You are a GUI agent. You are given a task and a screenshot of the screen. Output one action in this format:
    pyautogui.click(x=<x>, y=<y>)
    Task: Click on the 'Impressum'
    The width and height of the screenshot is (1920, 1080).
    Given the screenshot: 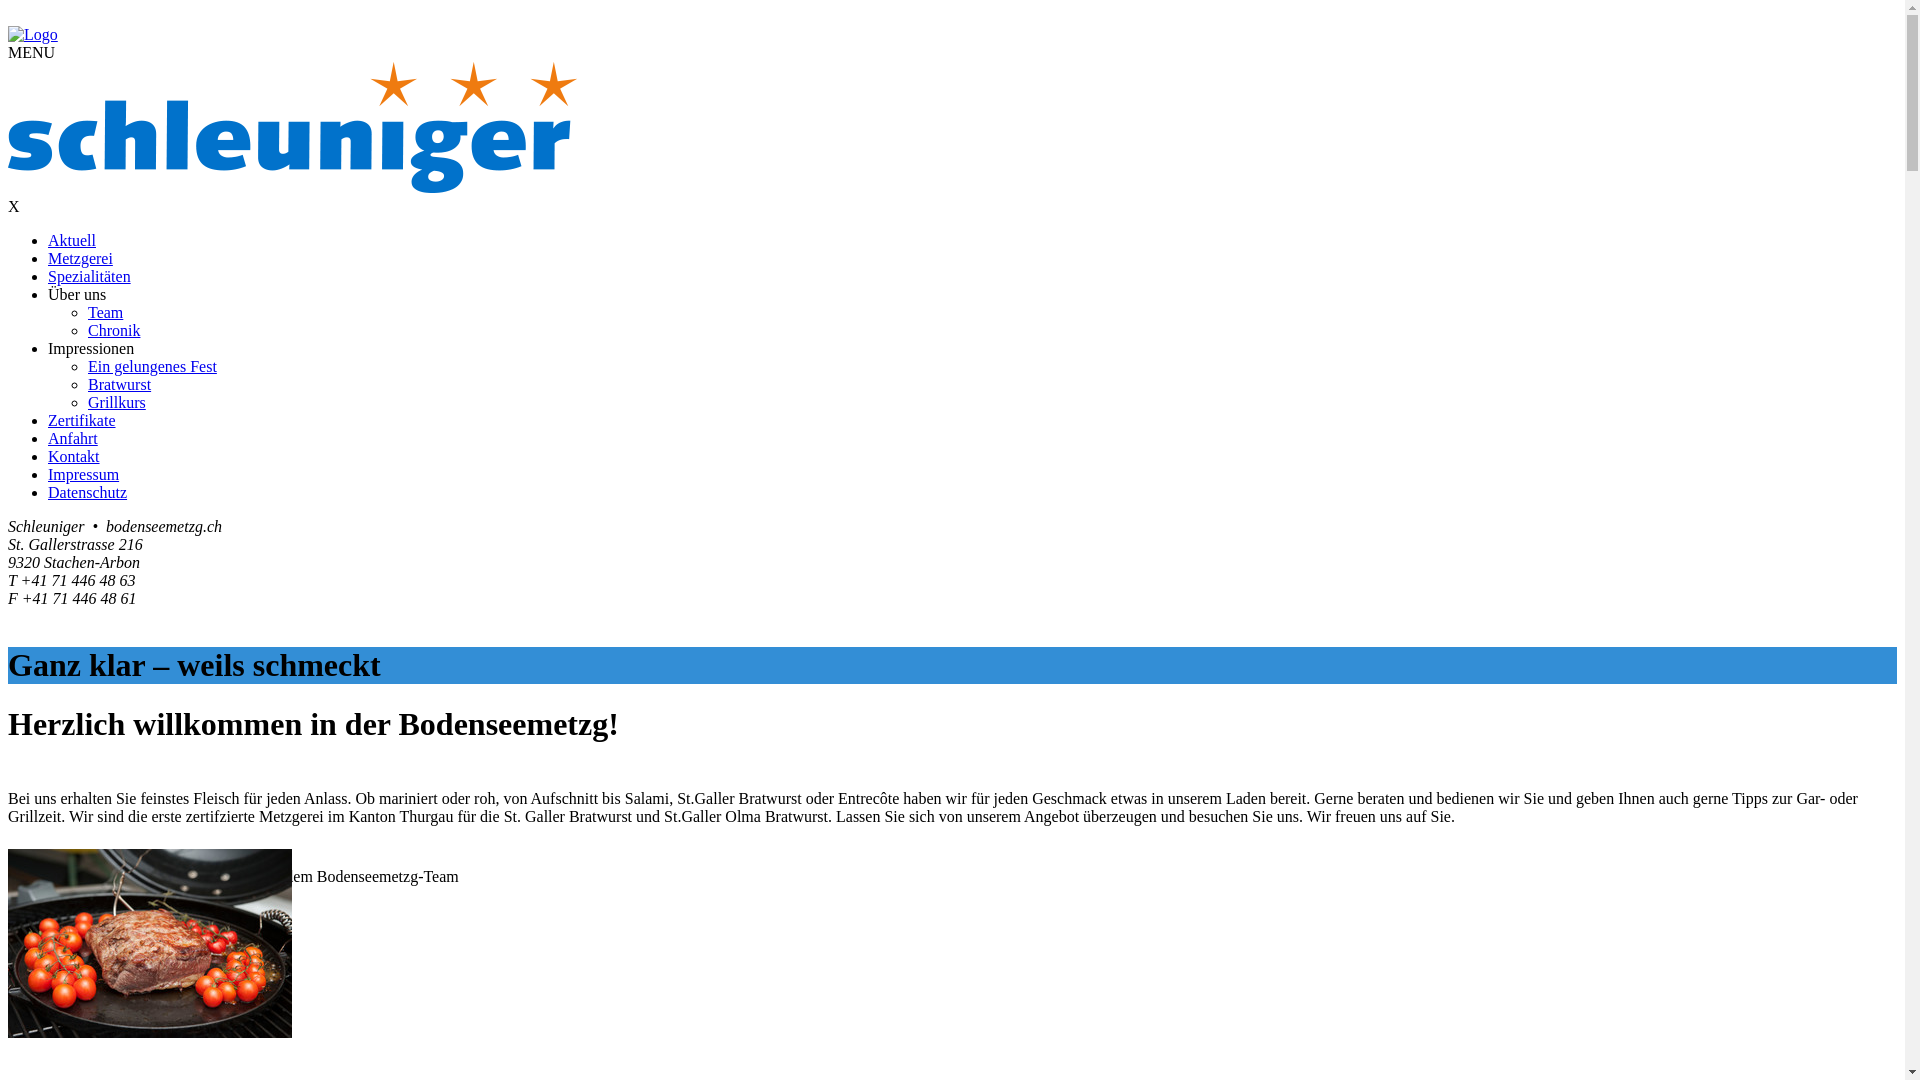 What is the action you would take?
    pyautogui.click(x=82, y=474)
    